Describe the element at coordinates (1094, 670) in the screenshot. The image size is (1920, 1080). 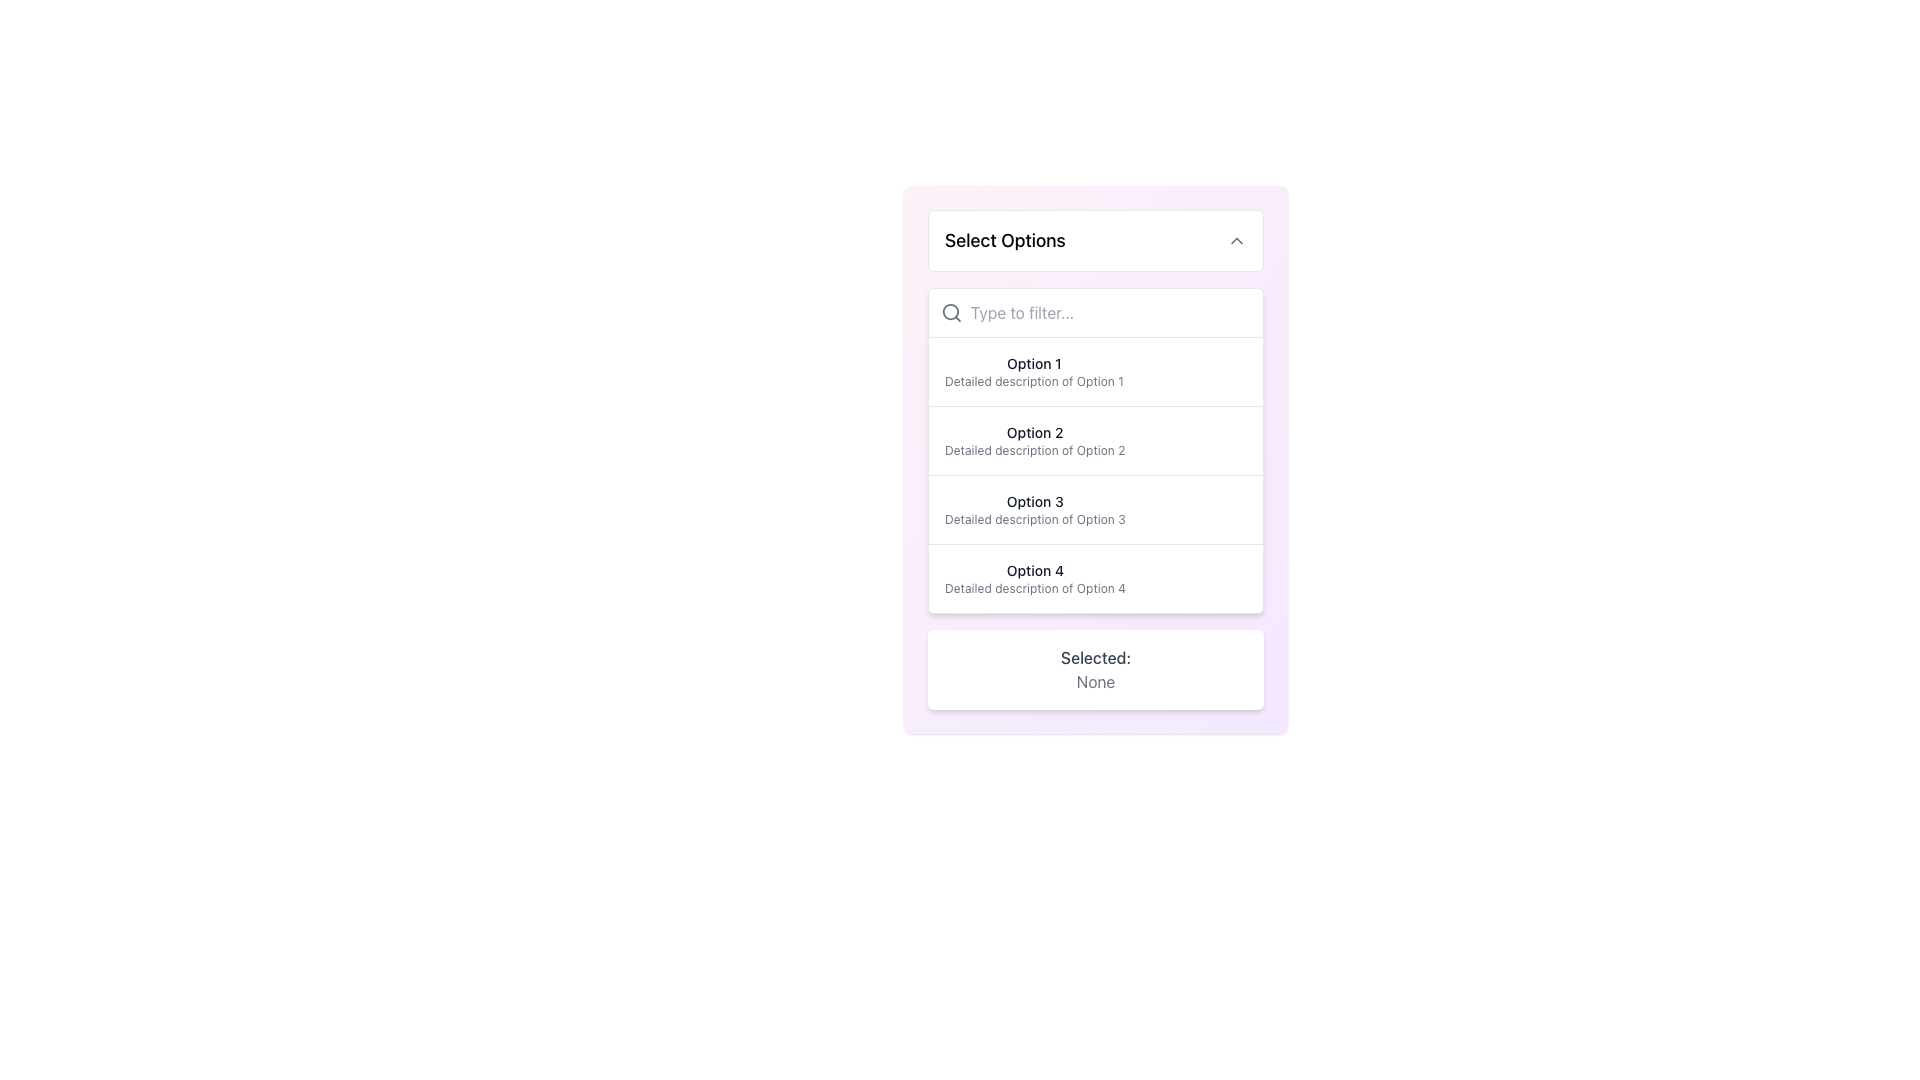
I see `the informational display box that shows the current selection status, which initially indicates 'None'` at that location.